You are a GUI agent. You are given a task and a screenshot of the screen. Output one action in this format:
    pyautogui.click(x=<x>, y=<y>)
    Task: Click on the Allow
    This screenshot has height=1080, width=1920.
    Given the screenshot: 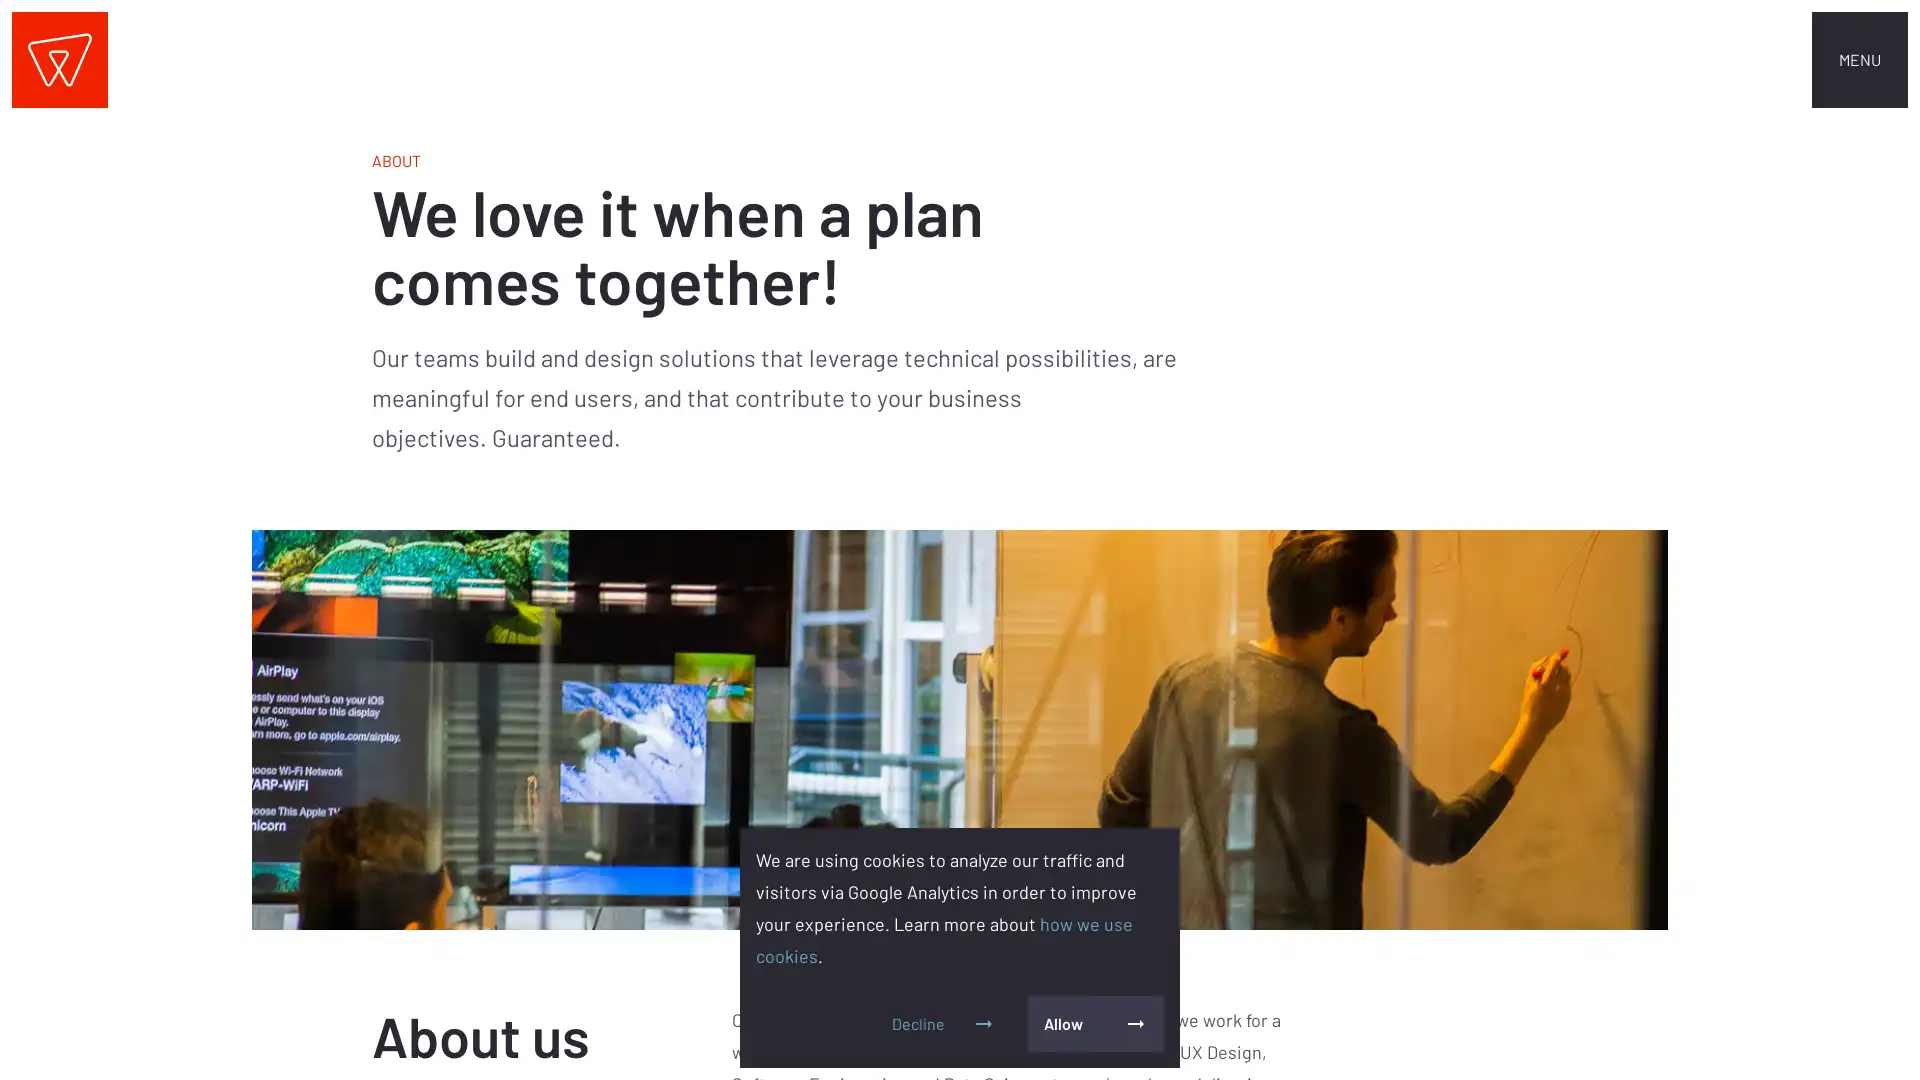 What is the action you would take?
    pyautogui.click(x=1094, y=1023)
    